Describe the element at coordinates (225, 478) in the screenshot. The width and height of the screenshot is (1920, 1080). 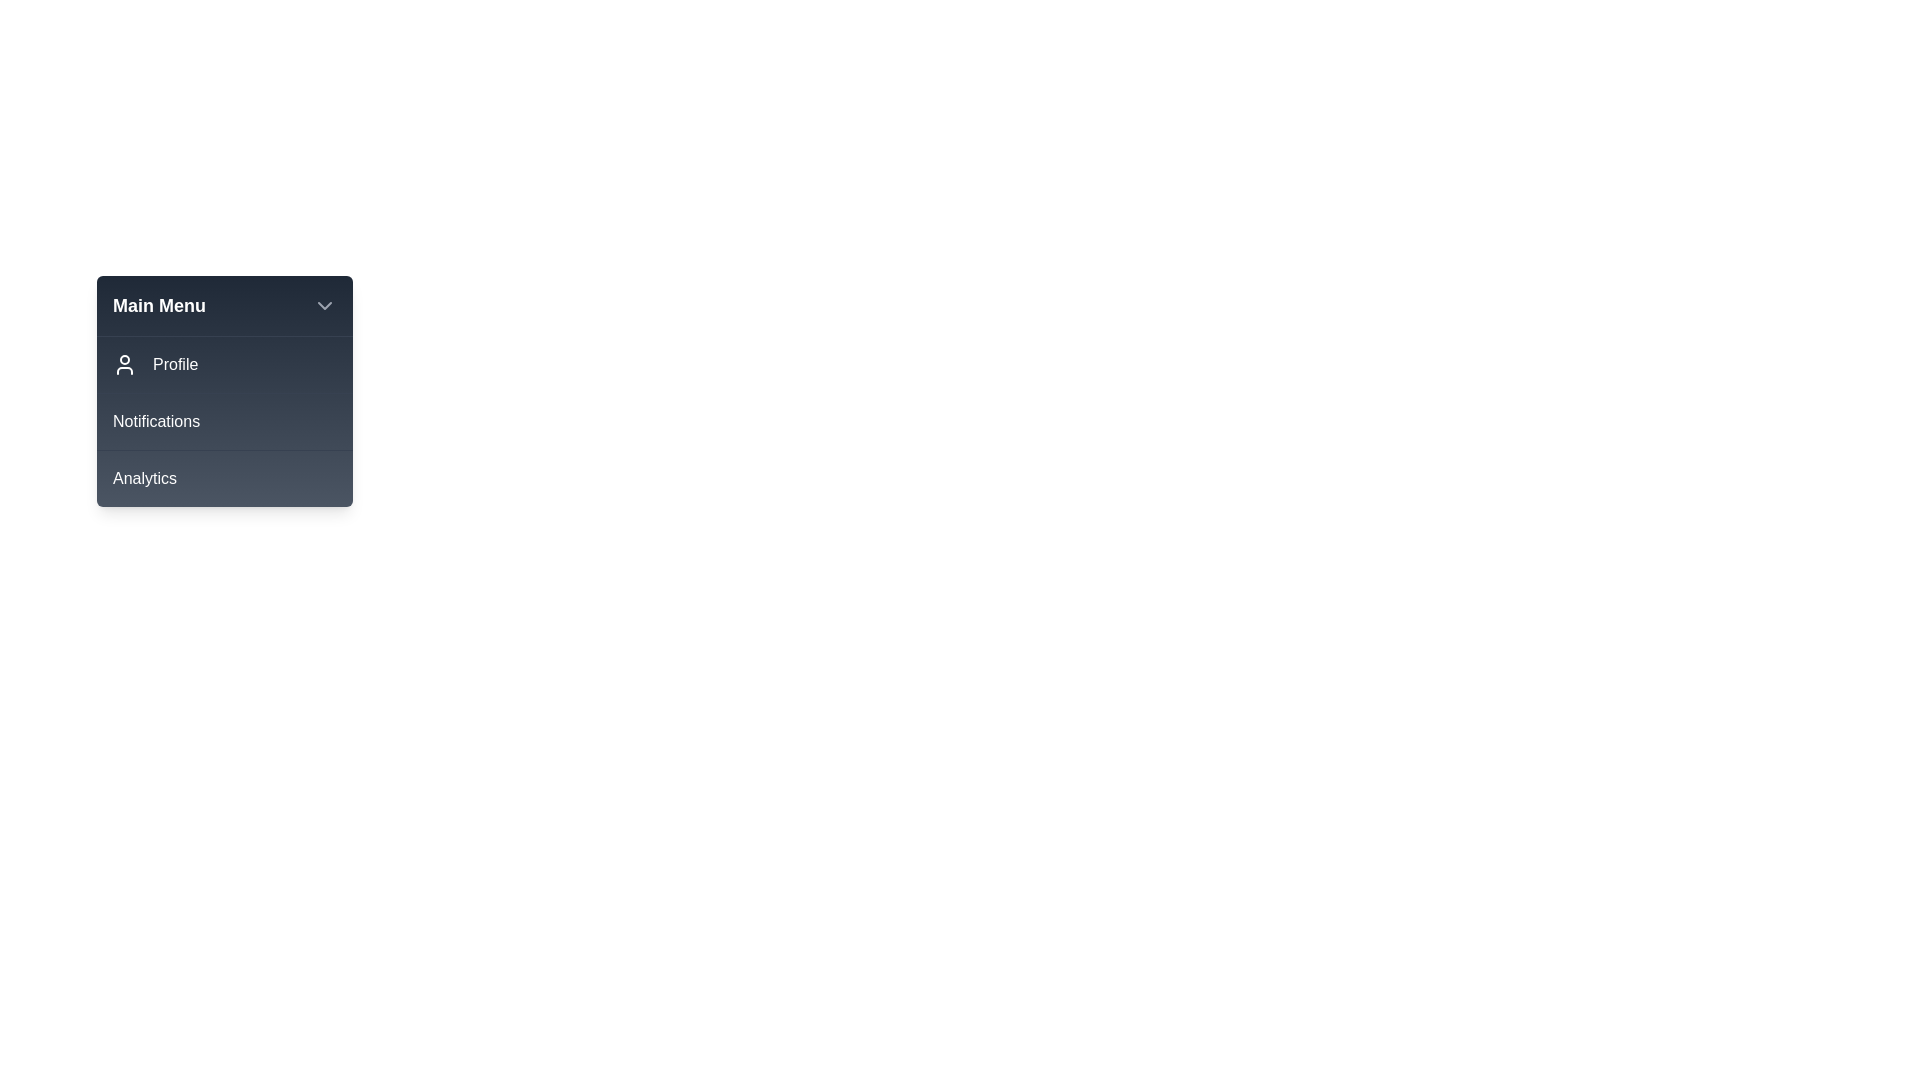
I see `the menu item Analytics from the interactive menu` at that location.